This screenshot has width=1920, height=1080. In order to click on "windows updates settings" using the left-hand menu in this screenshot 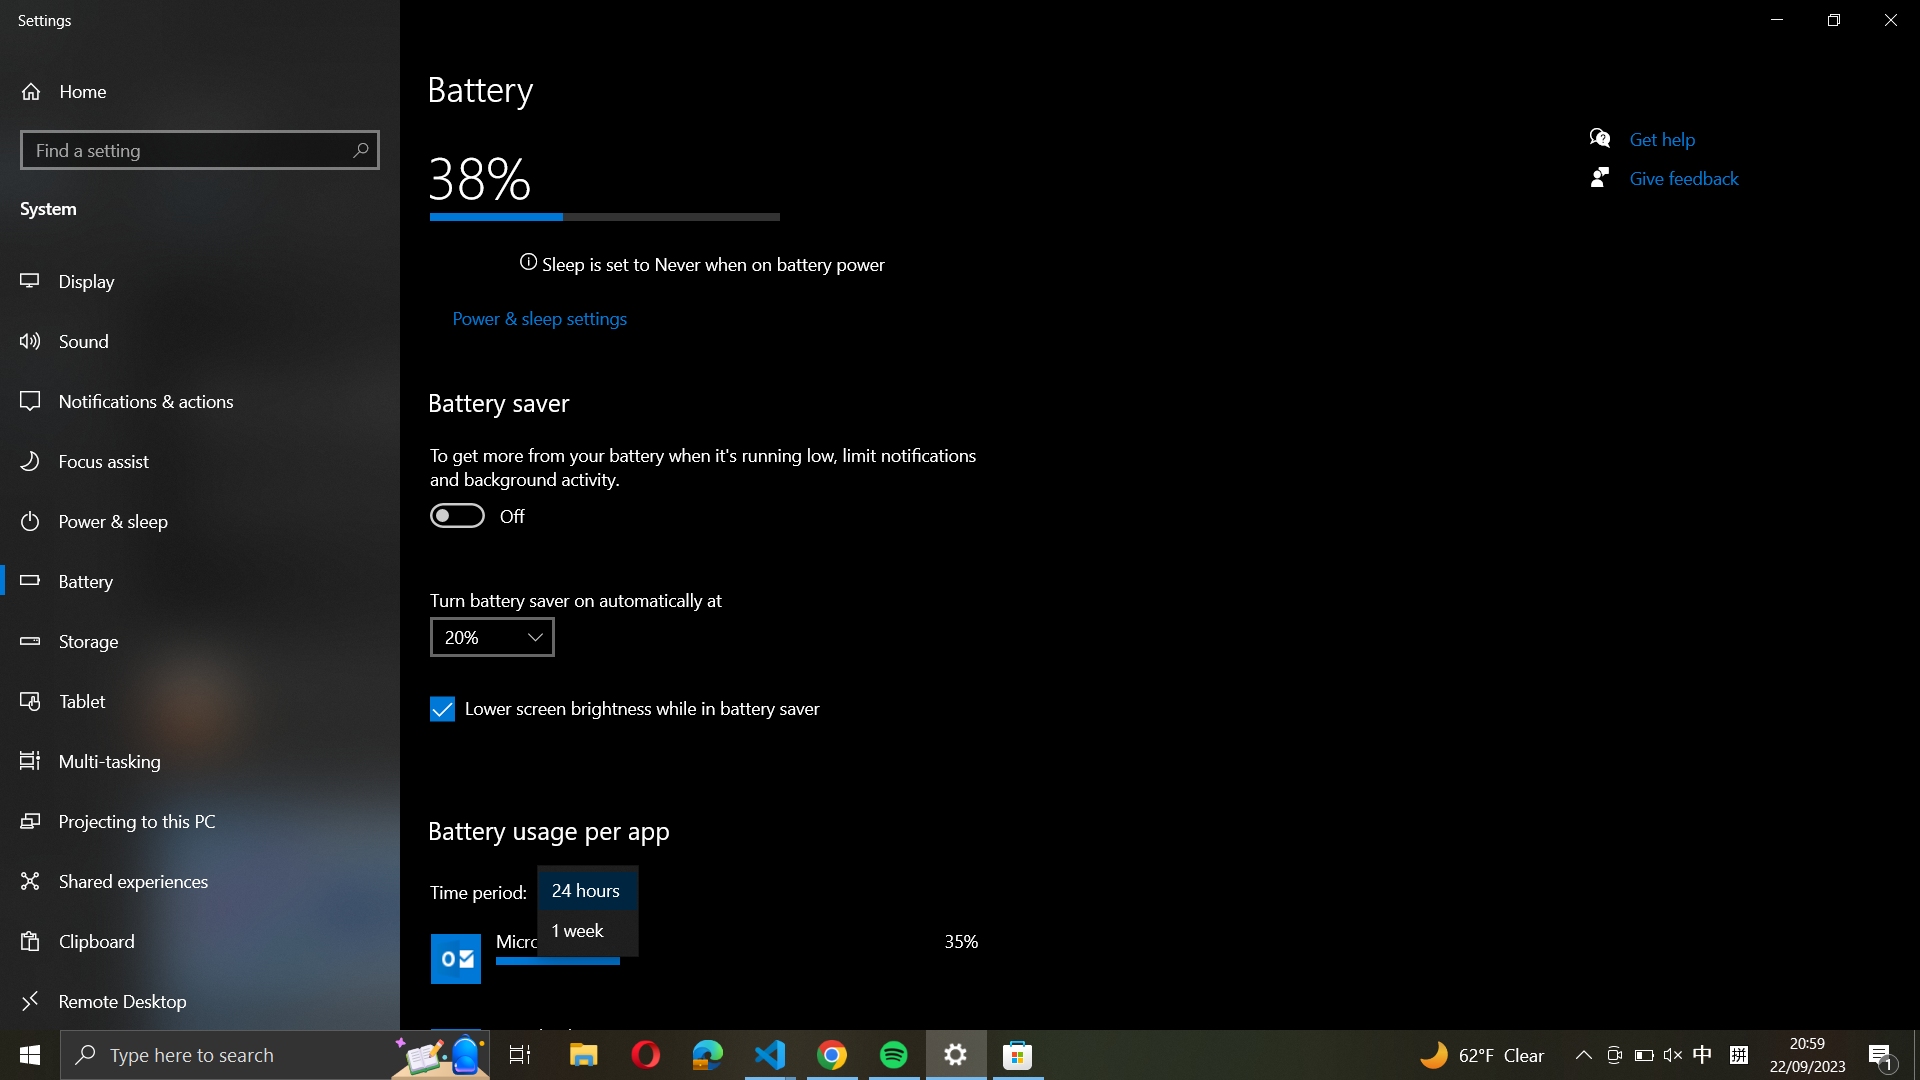, I will do `click(200, 147)`.